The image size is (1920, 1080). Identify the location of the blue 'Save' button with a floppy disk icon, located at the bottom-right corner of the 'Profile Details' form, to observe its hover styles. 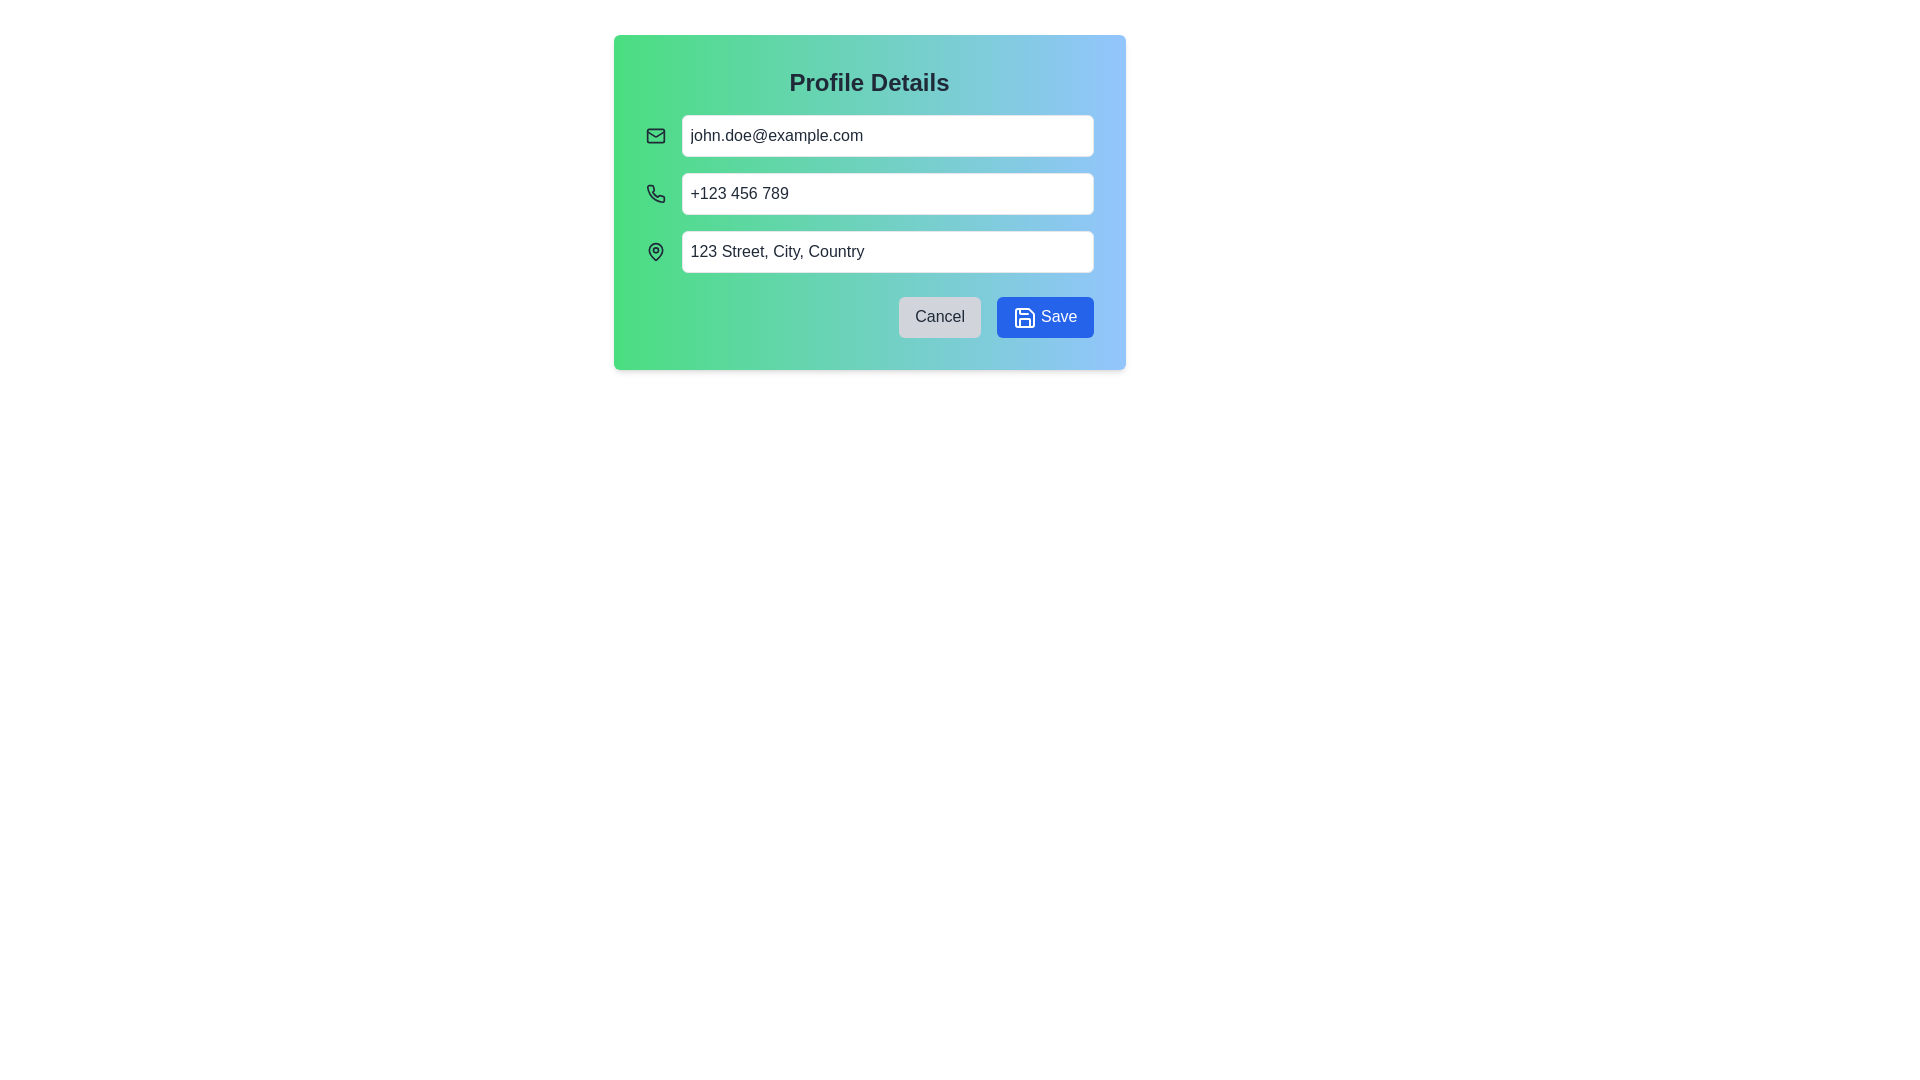
(1044, 316).